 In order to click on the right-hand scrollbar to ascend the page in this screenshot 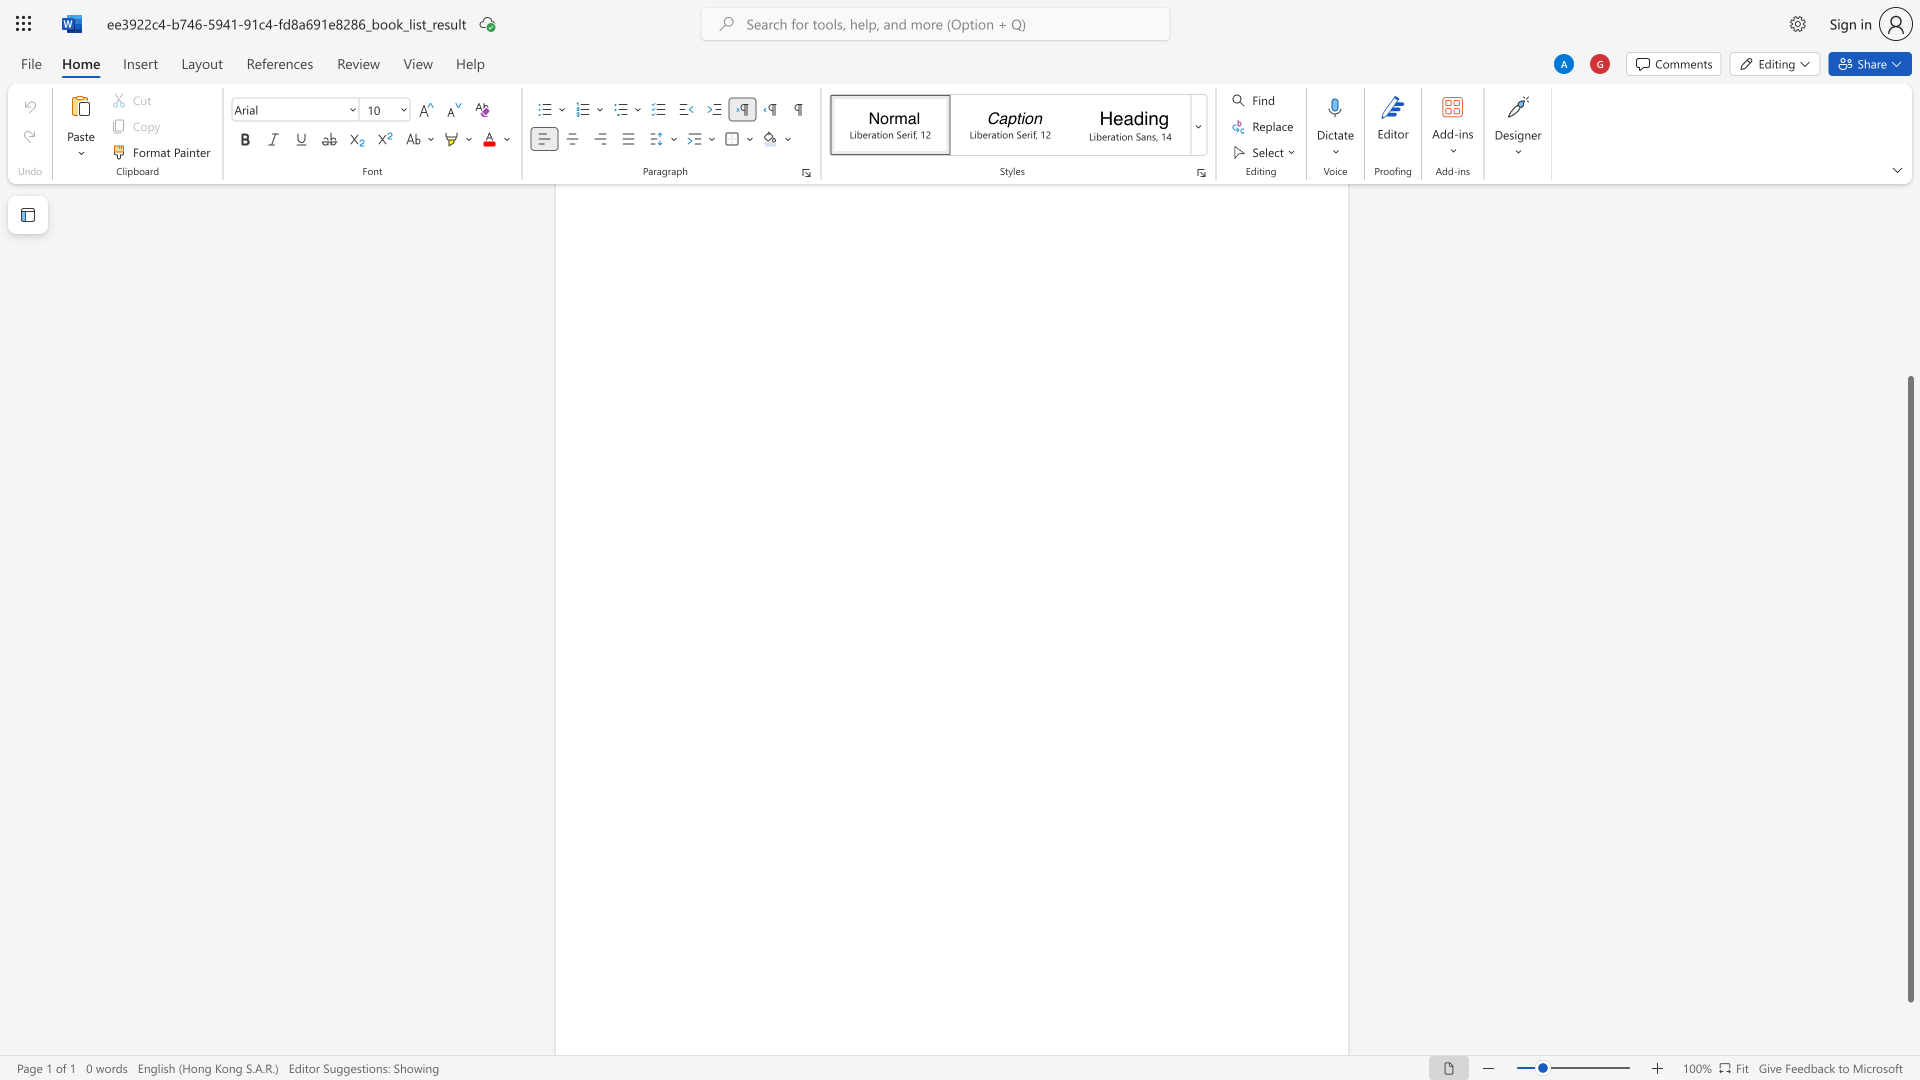, I will do `click(1909, 280)`.